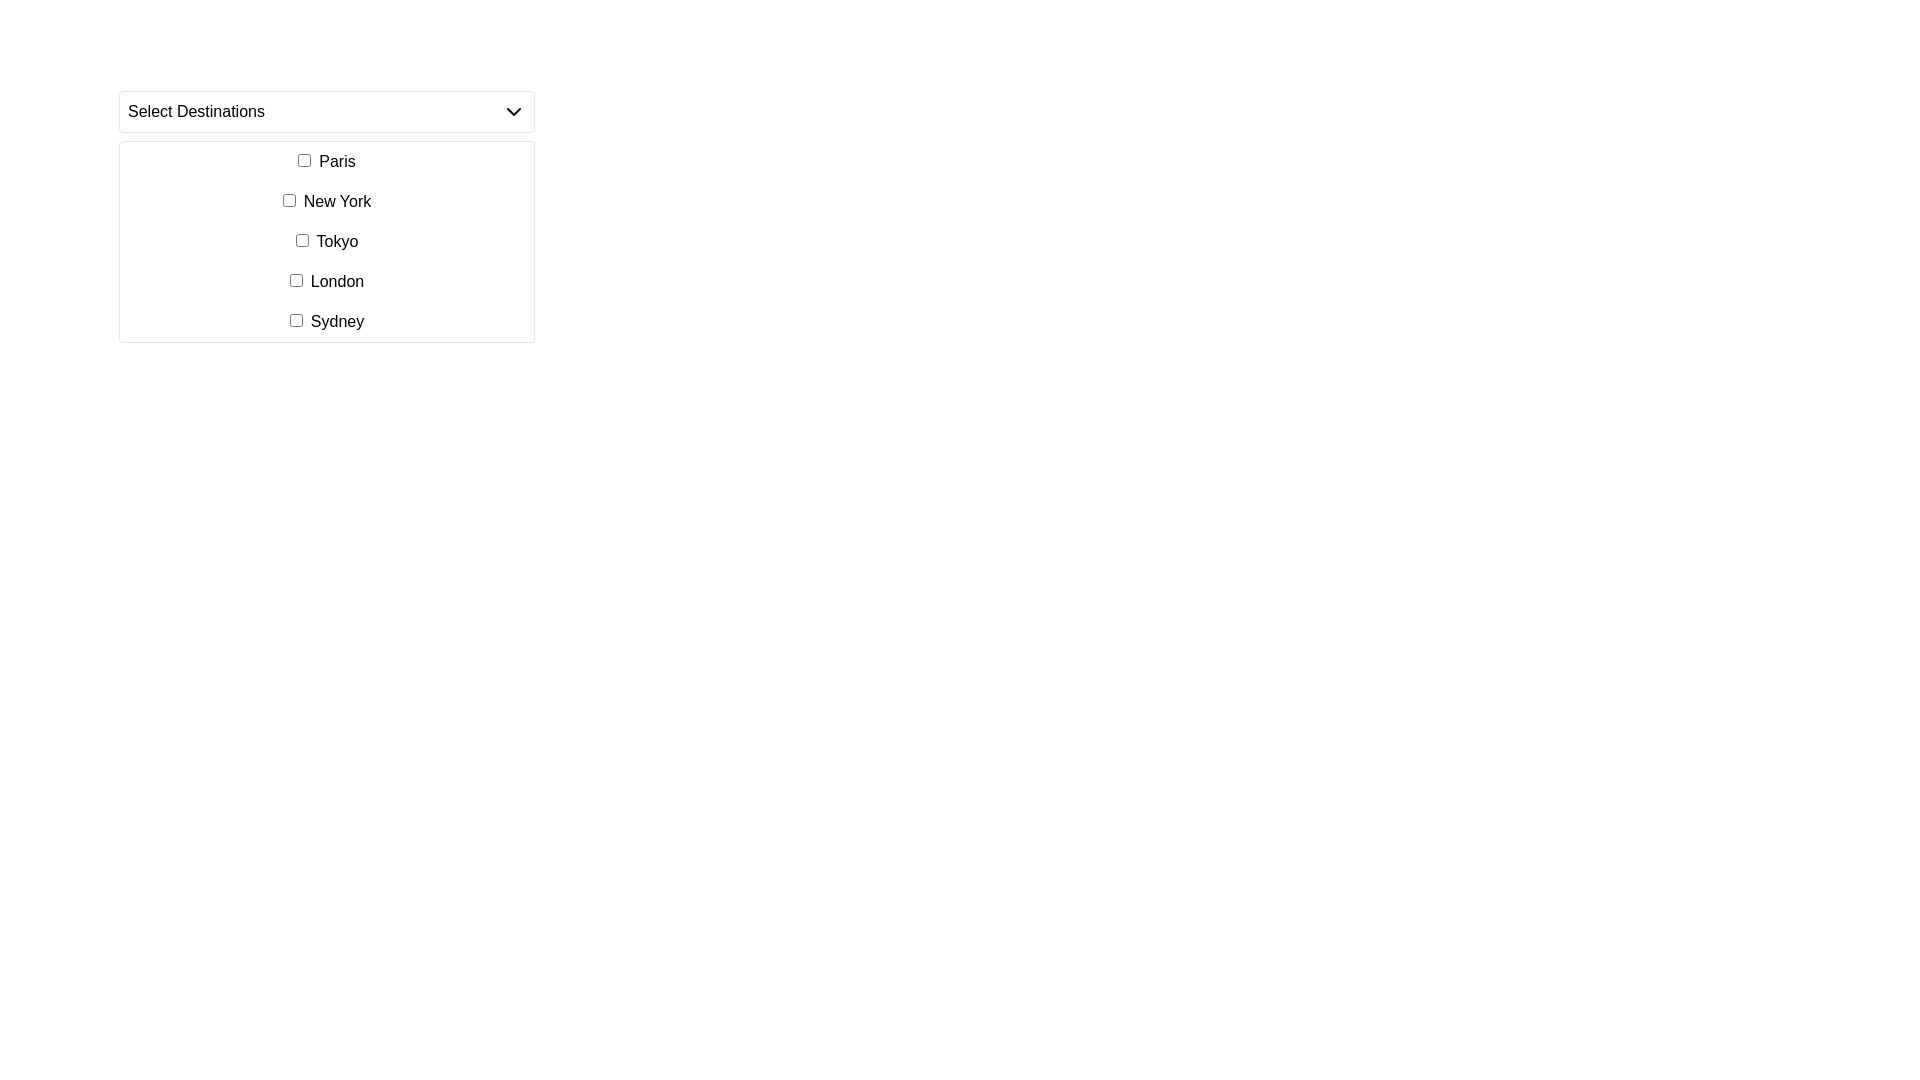 The height and width of the screenshot is (1080, 1920). I want to click on label text 'Paris' which is positioned to the right of the checkbox in the first item of the dropdown menu under 'Select Destinations', so click(337, 160).